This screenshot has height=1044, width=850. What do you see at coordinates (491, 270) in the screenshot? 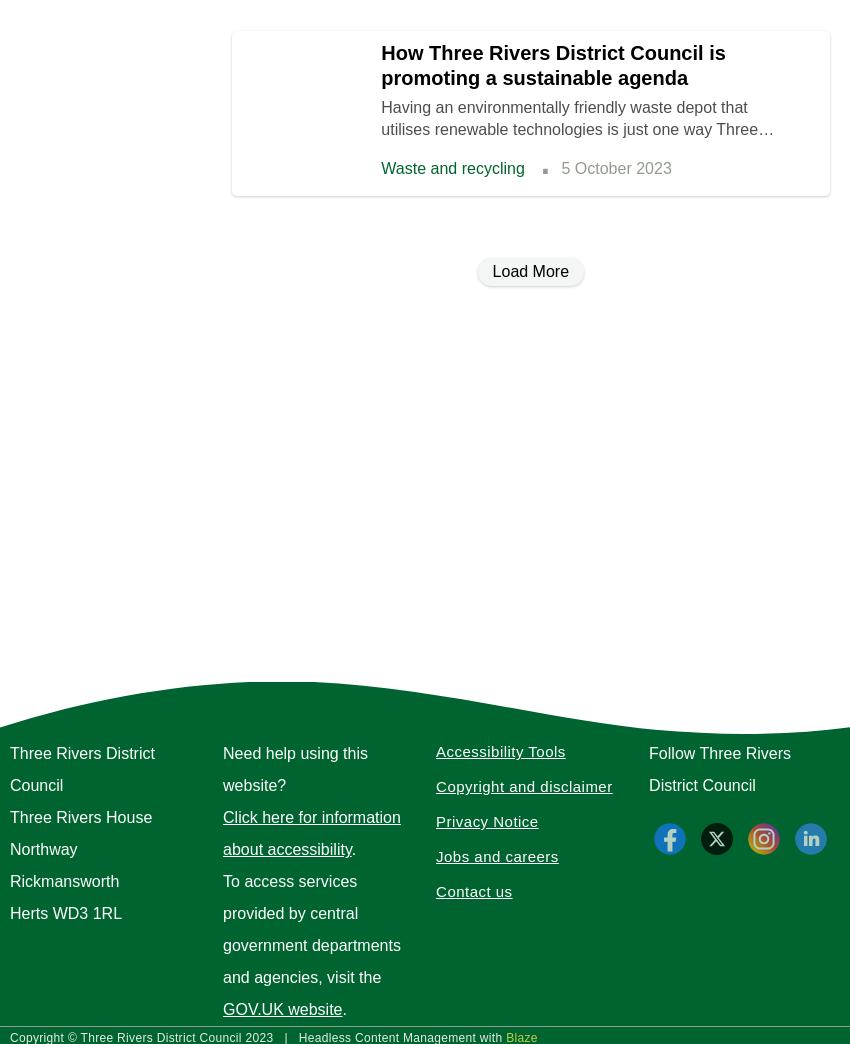
I see `'Load More'` at bounding box center [491, 270].